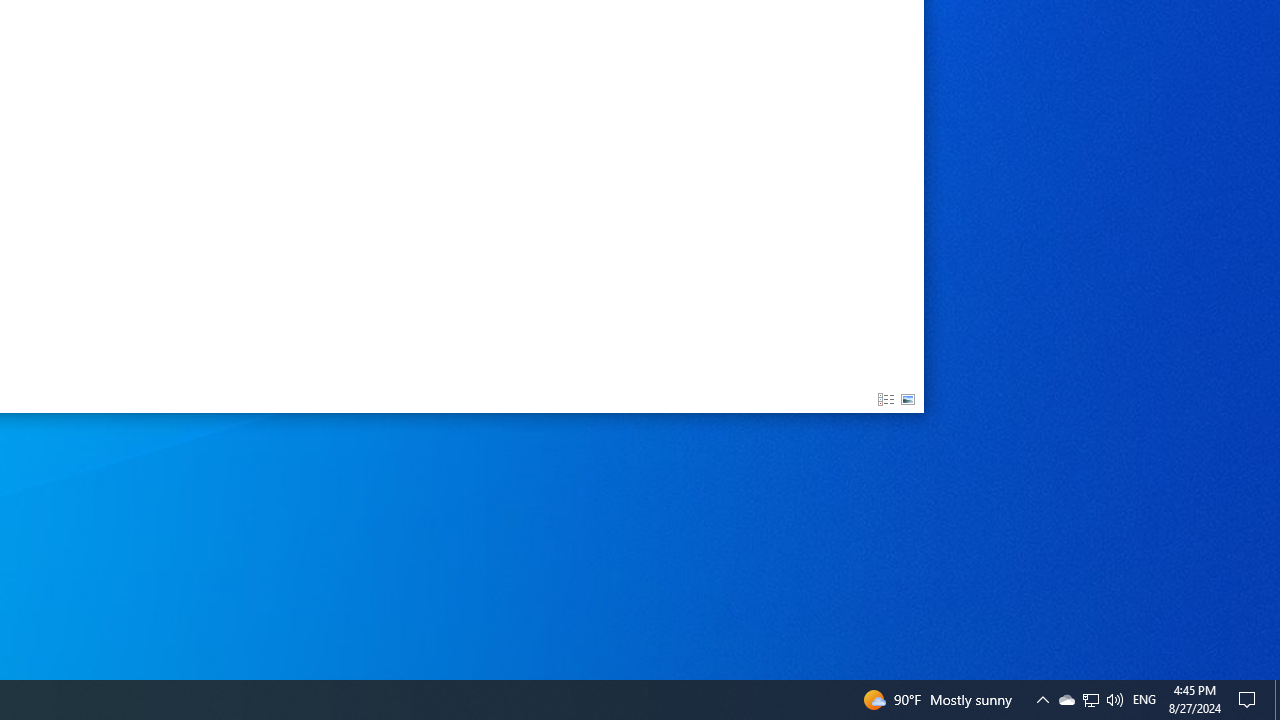 Image resolution: width=1280 pixels, height=720 pixels. What do you see at coordinates (1113, 698) in the screenshot?
I see `'Q2790: 100%'` at bounding box center [1113, 698].